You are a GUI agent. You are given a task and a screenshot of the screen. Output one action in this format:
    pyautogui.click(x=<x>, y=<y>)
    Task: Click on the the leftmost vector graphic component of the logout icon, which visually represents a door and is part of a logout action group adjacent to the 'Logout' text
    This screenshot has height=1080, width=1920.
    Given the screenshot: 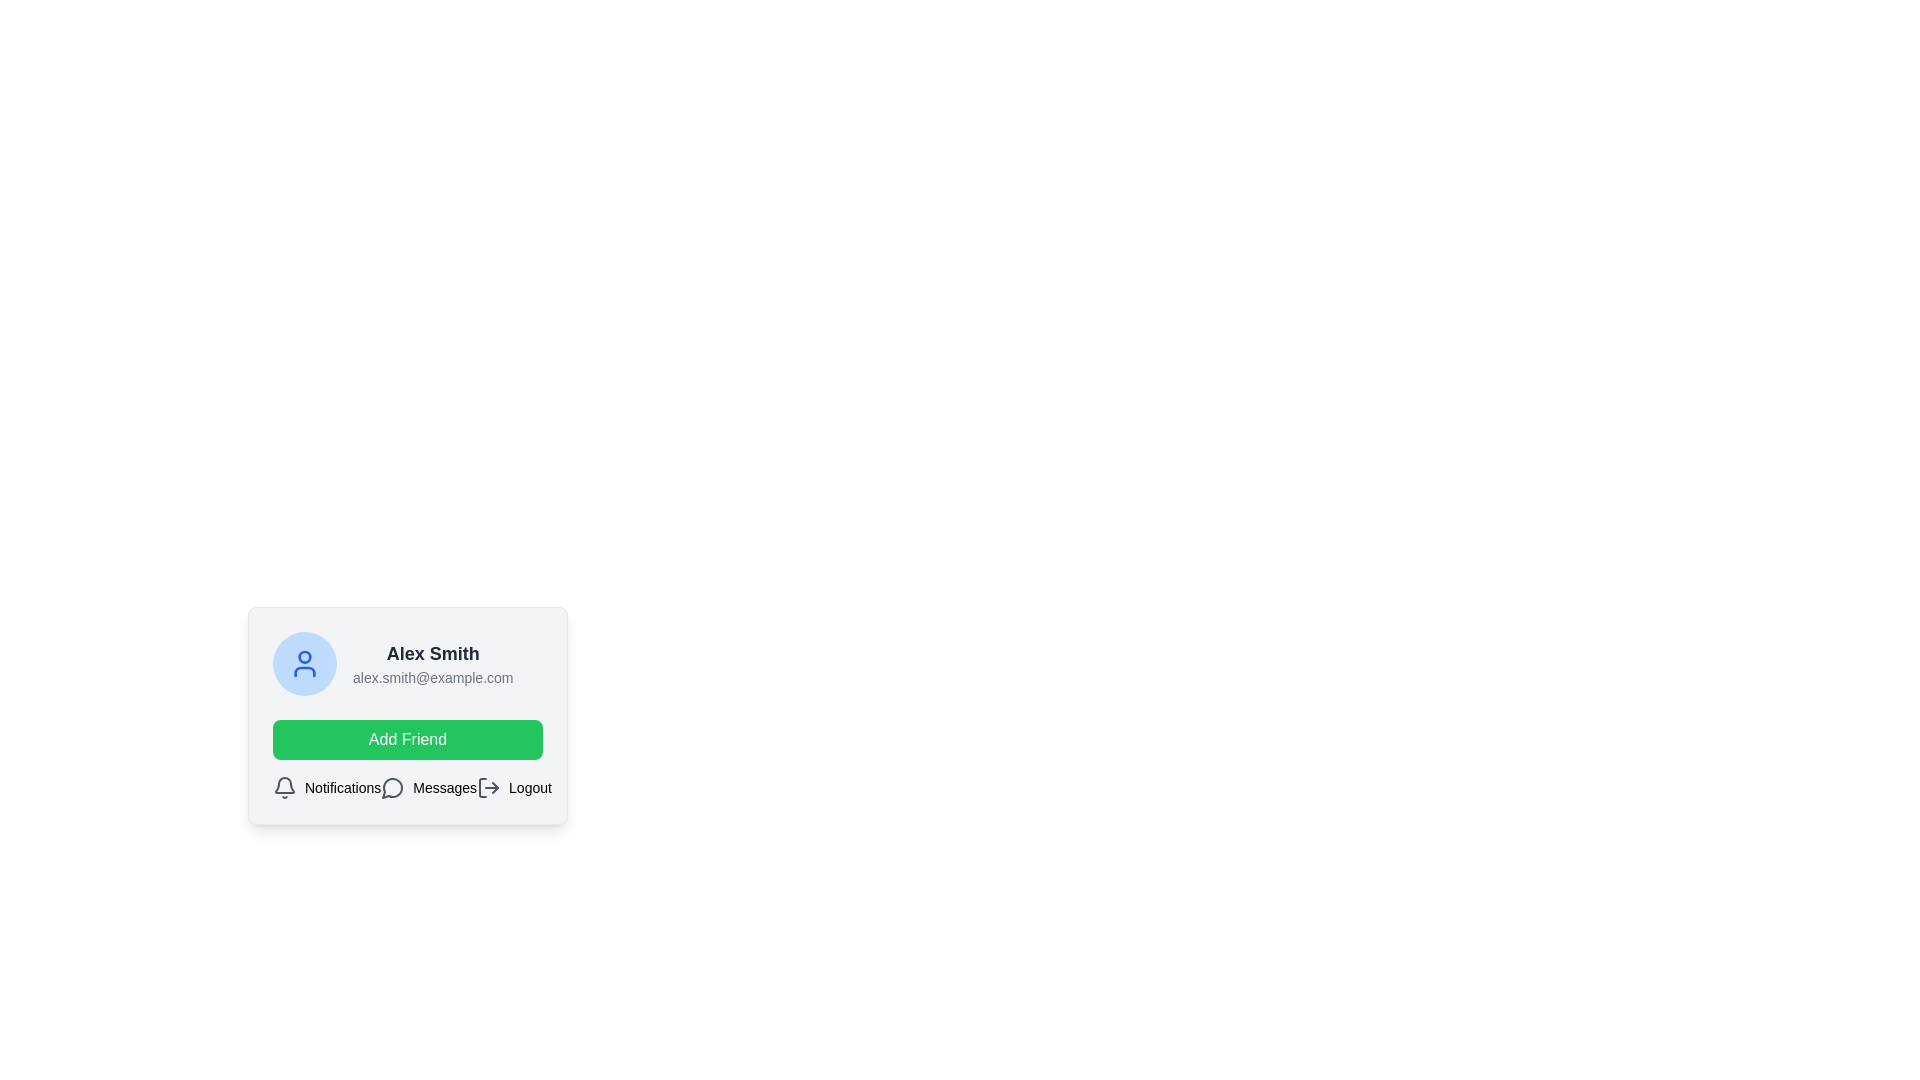 What is the action you would take?
    pyautogui.click(x=483, y=786)
    